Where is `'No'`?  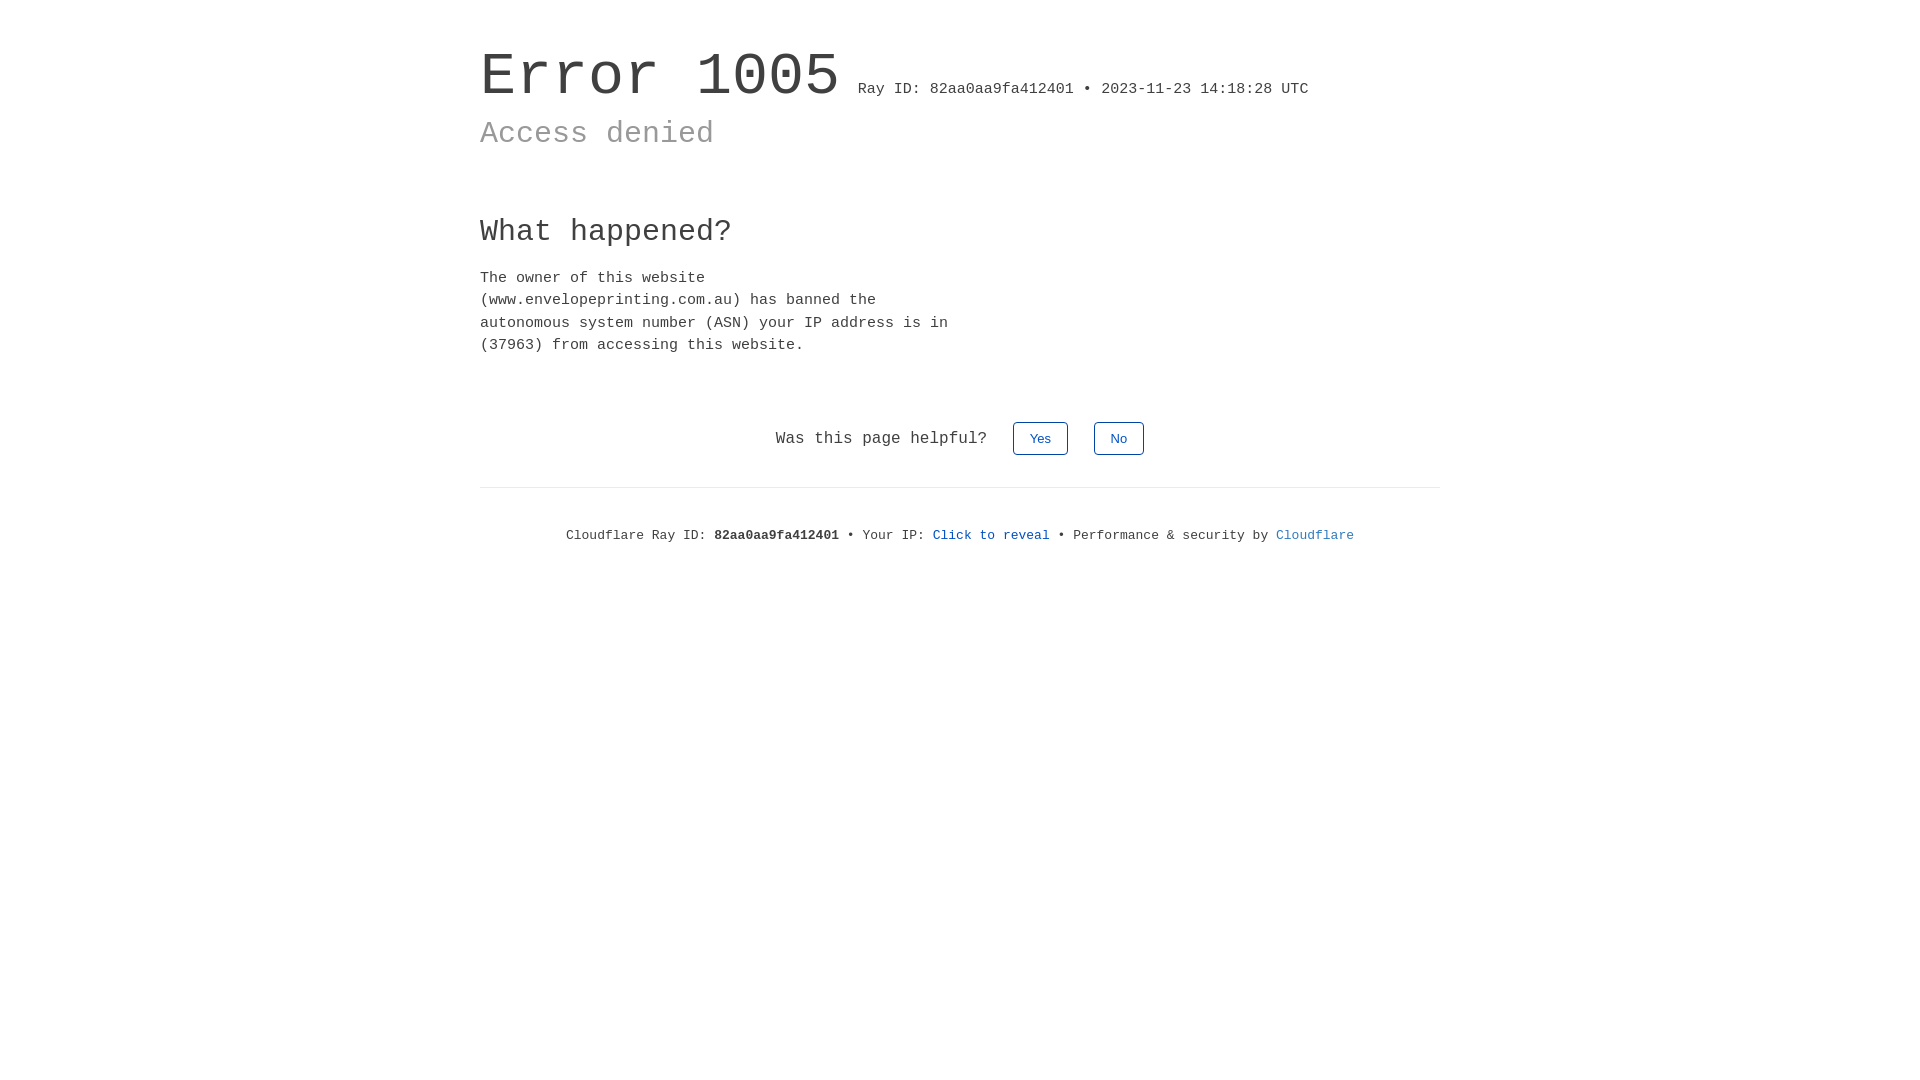
'No' is located at coordinates (1118, 437).